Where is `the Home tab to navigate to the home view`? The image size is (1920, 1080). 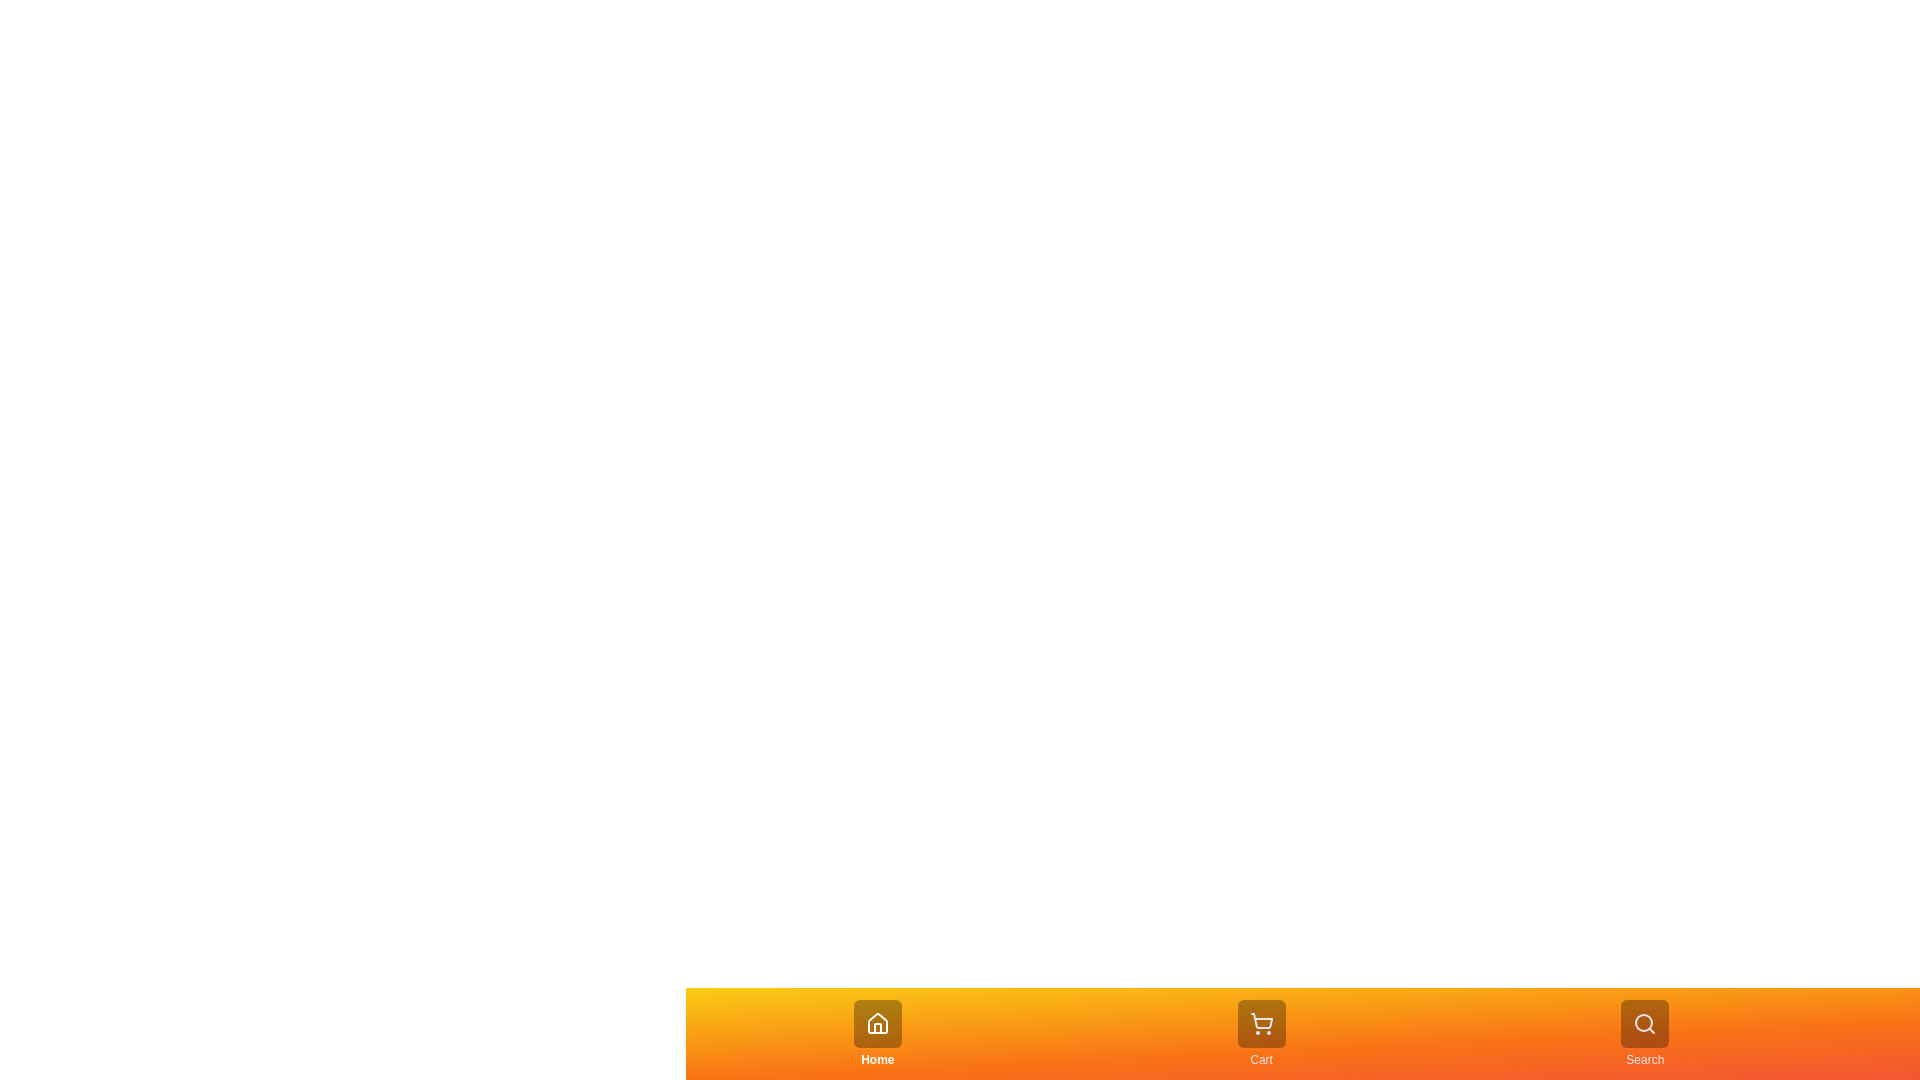
the Home tab to navigate to the home view is located at coordinates (877, 1033).